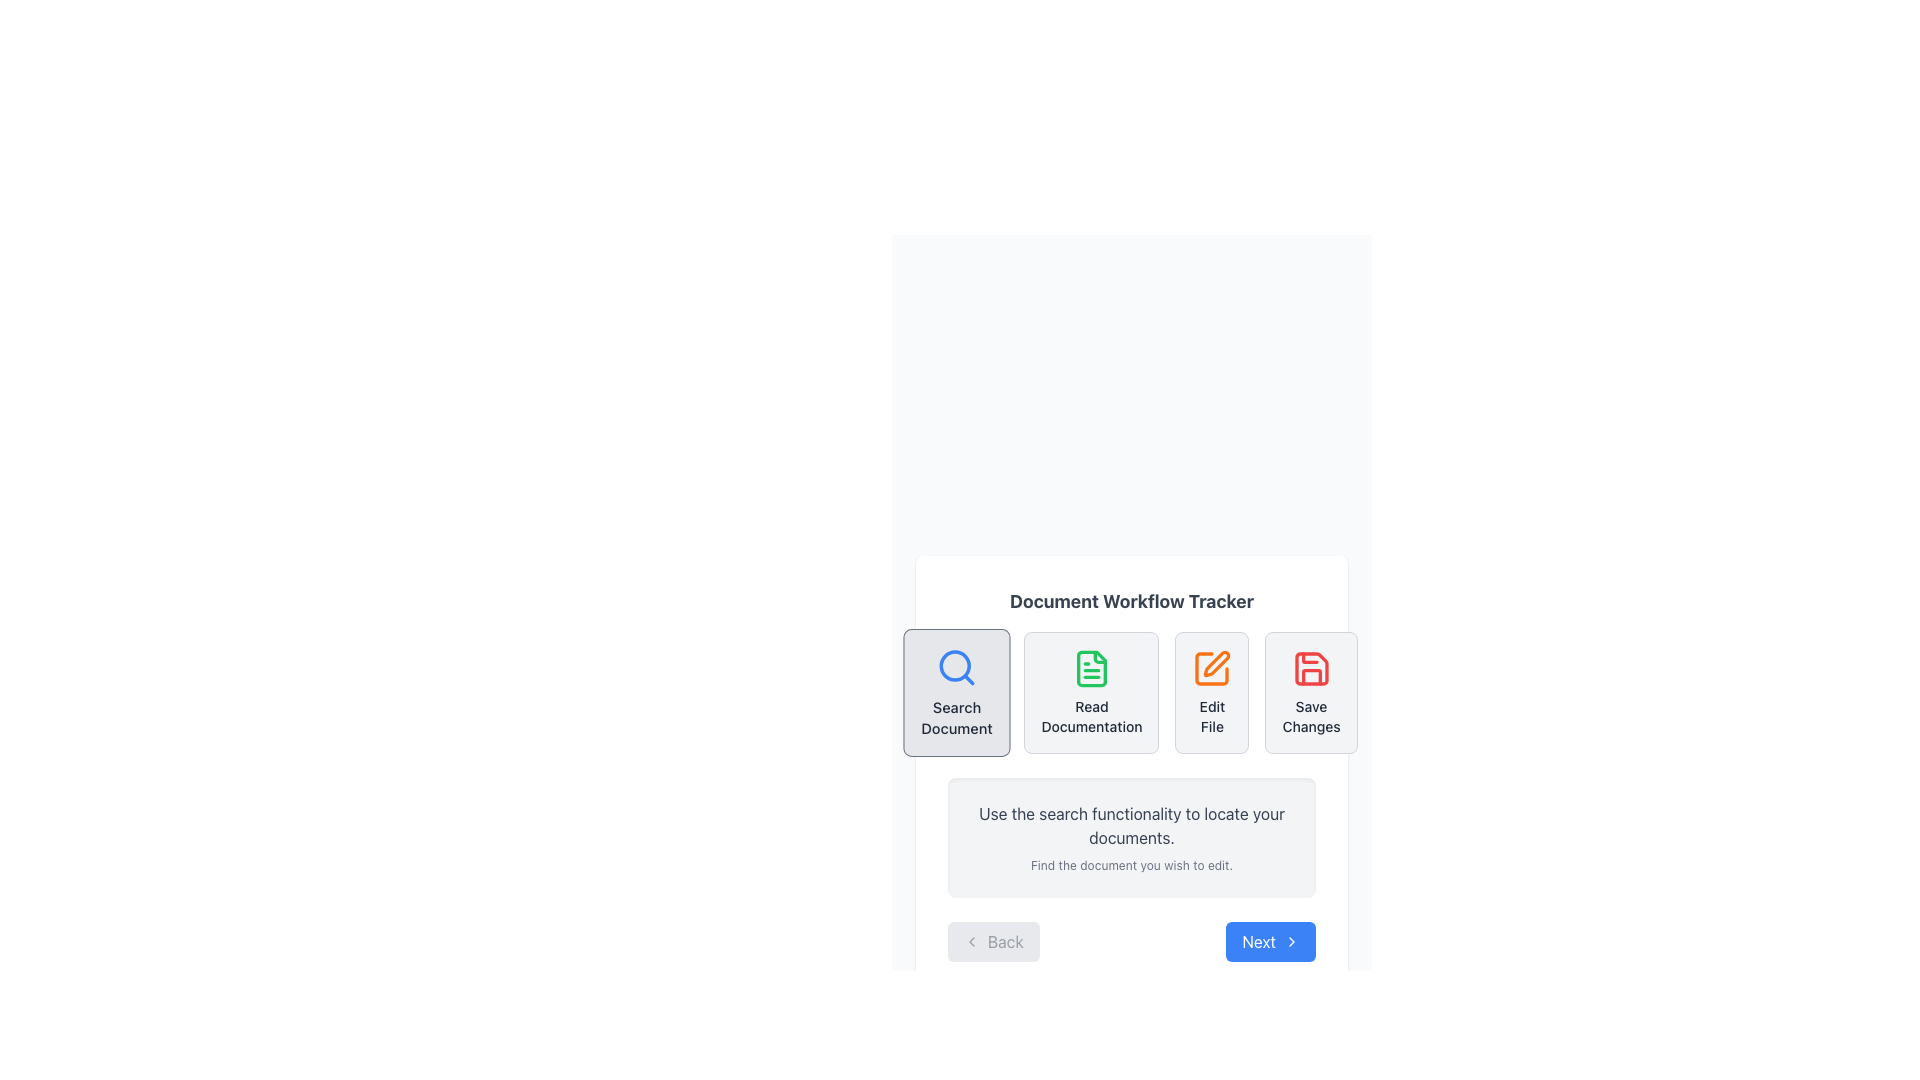 The height and width of the screenshot is (1080, 1920). What do you see at coordinates (1090, 668) in the screenshot?
I see `the green document icon labeled 'Read Documentation' located in the top row between 'Search Document' and 'Edit File'` at bounding box center [1090, 668].